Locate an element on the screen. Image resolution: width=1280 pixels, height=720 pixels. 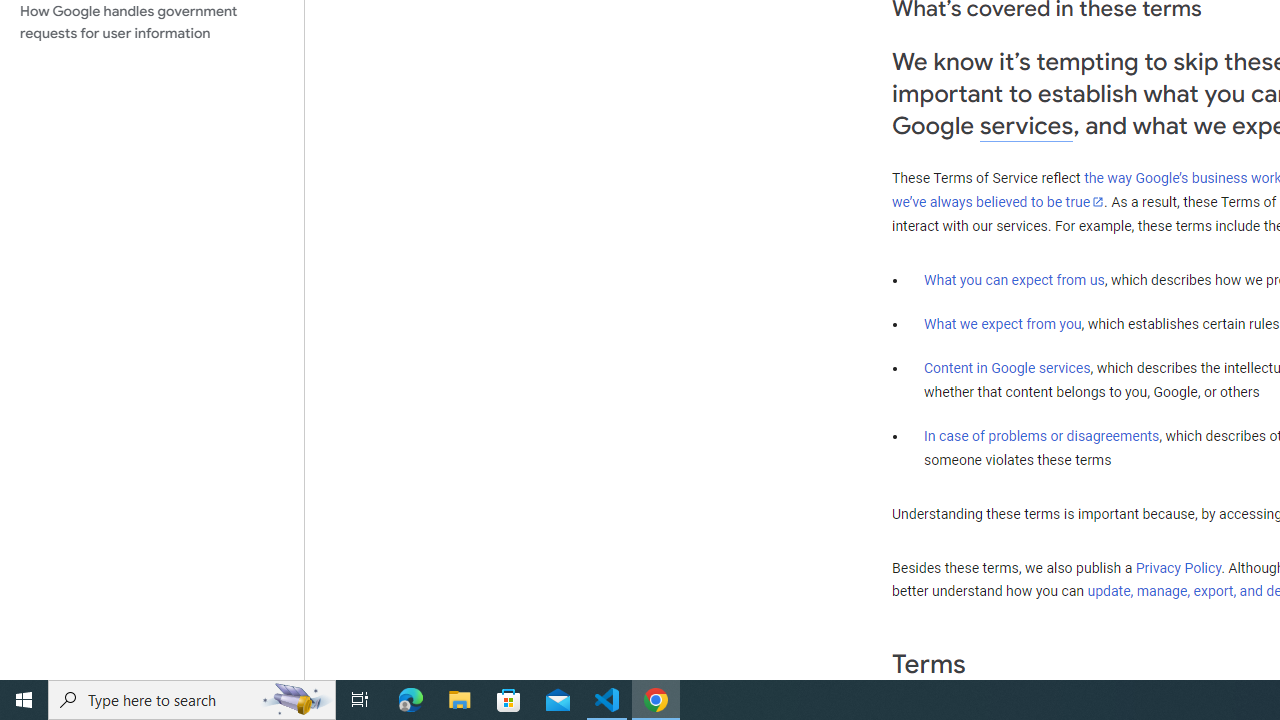
'In case of problems or disagreements' is located at coordinates (1040, 434).